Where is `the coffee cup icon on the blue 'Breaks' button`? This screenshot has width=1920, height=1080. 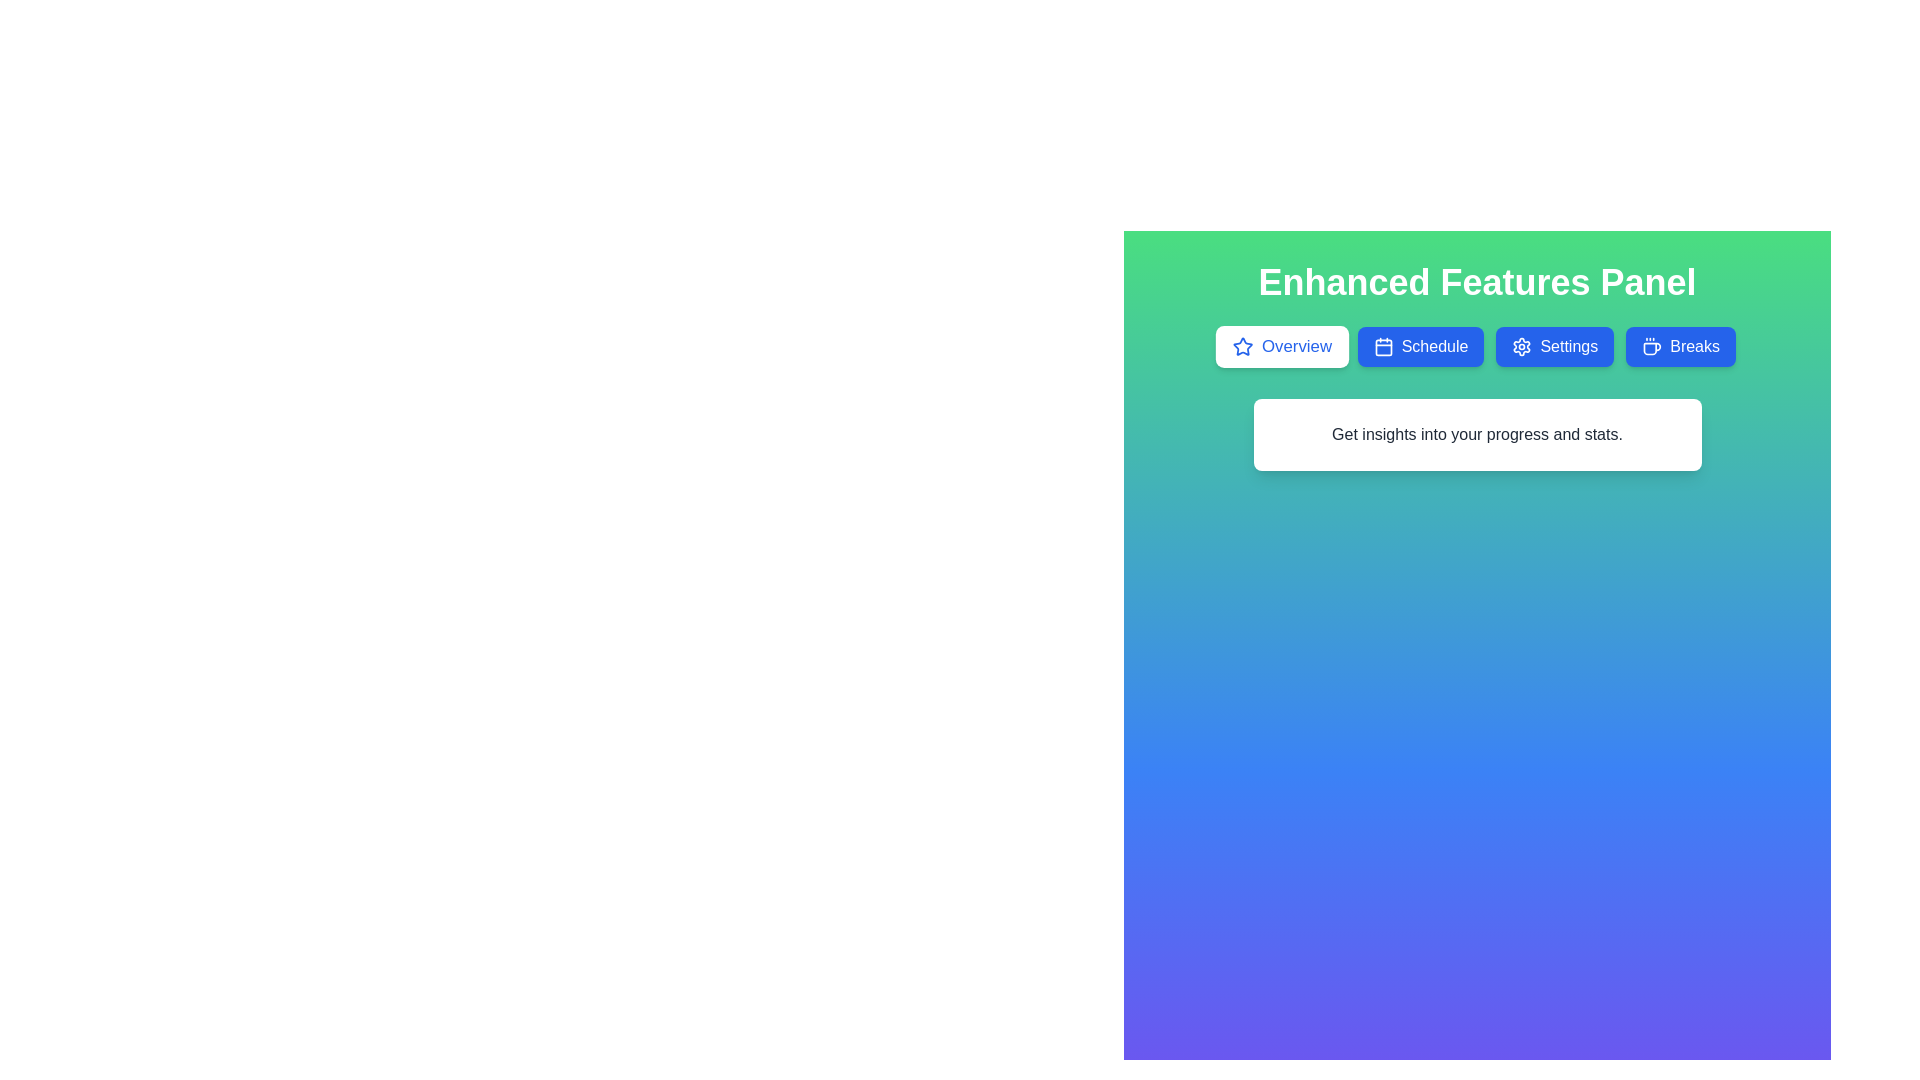 the coffee cup icon on the blue 'Breaks' button is located at coordinates (1652, 346).